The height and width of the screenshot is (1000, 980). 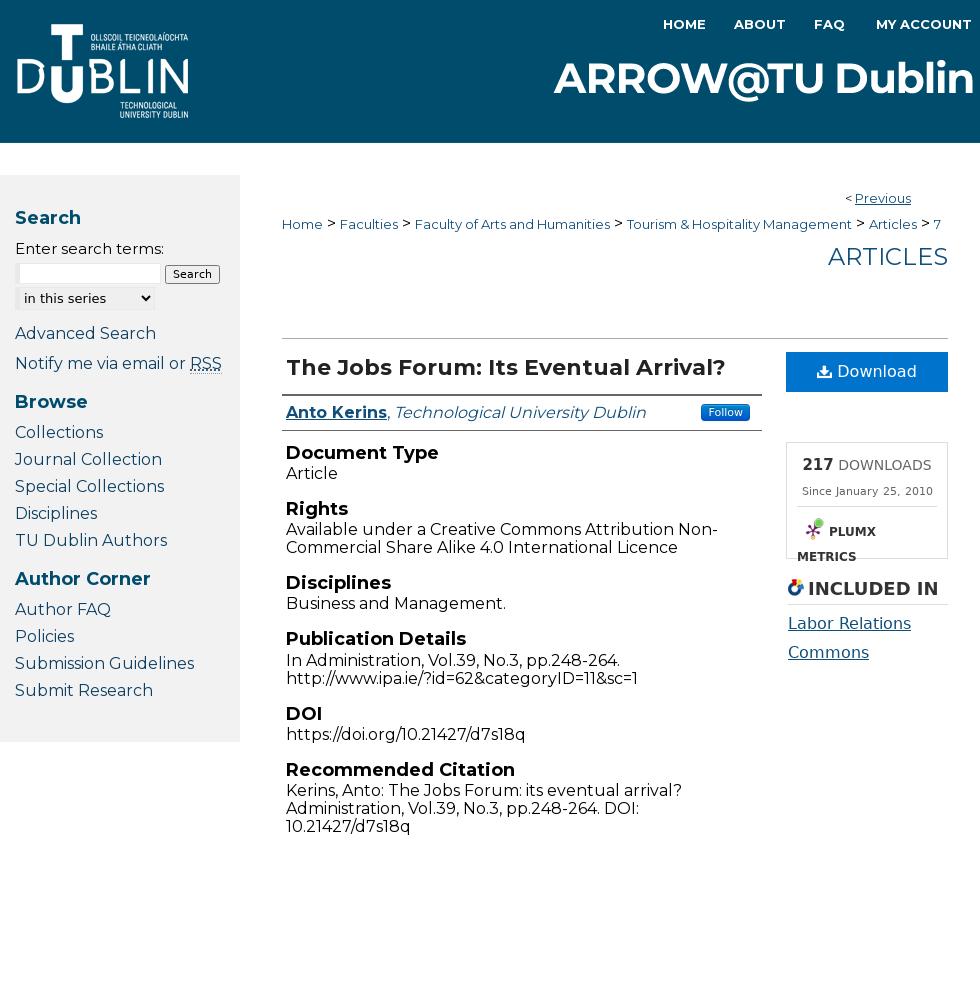 I want to click on 'Browse', so click(x=51, y=401).